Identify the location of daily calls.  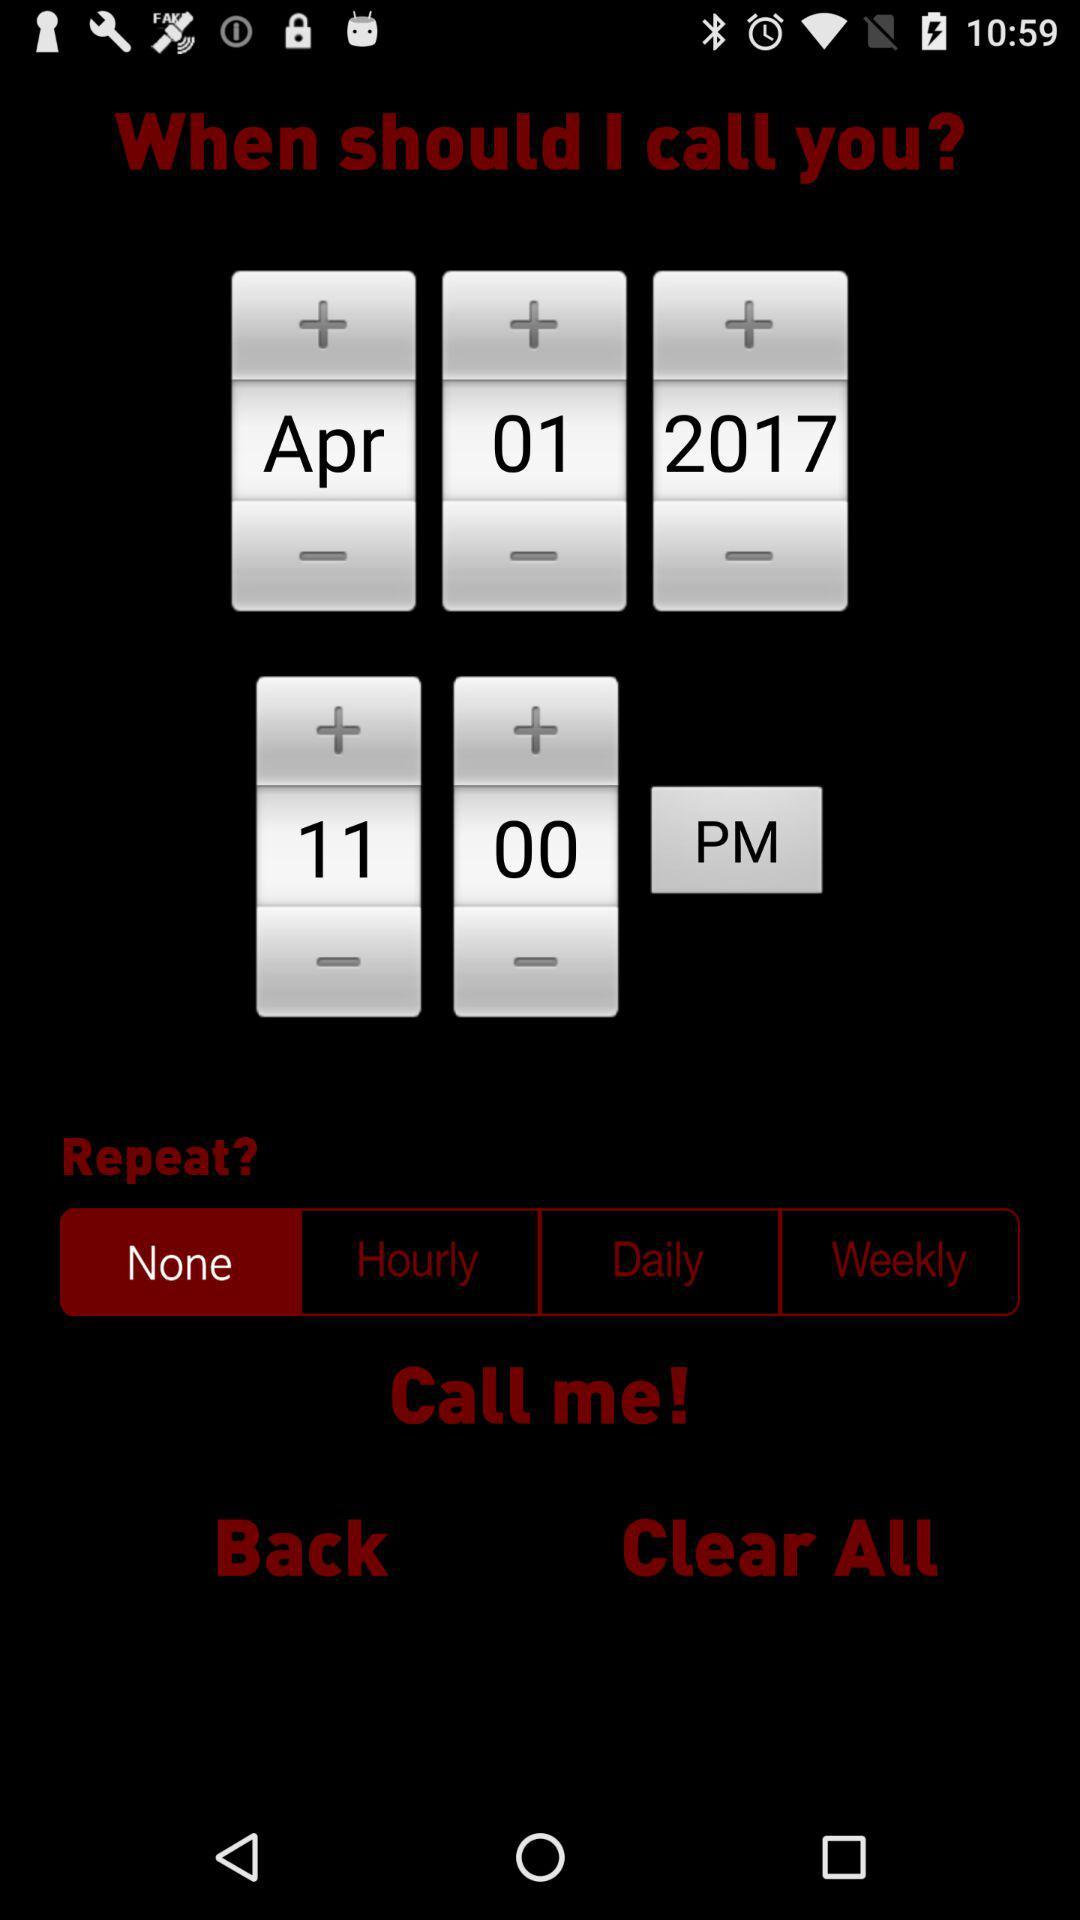
(659, 1261).